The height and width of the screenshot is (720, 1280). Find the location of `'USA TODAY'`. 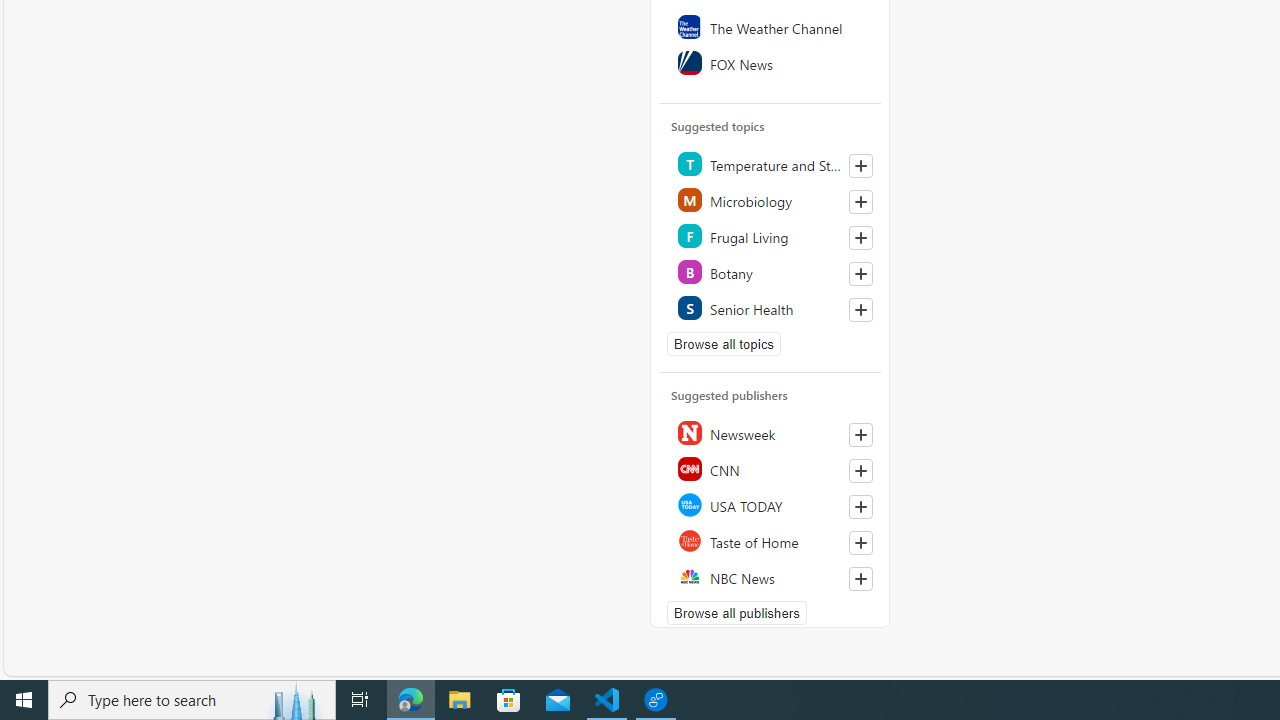

'USA TODAY' is located at coordinates (770, 504).